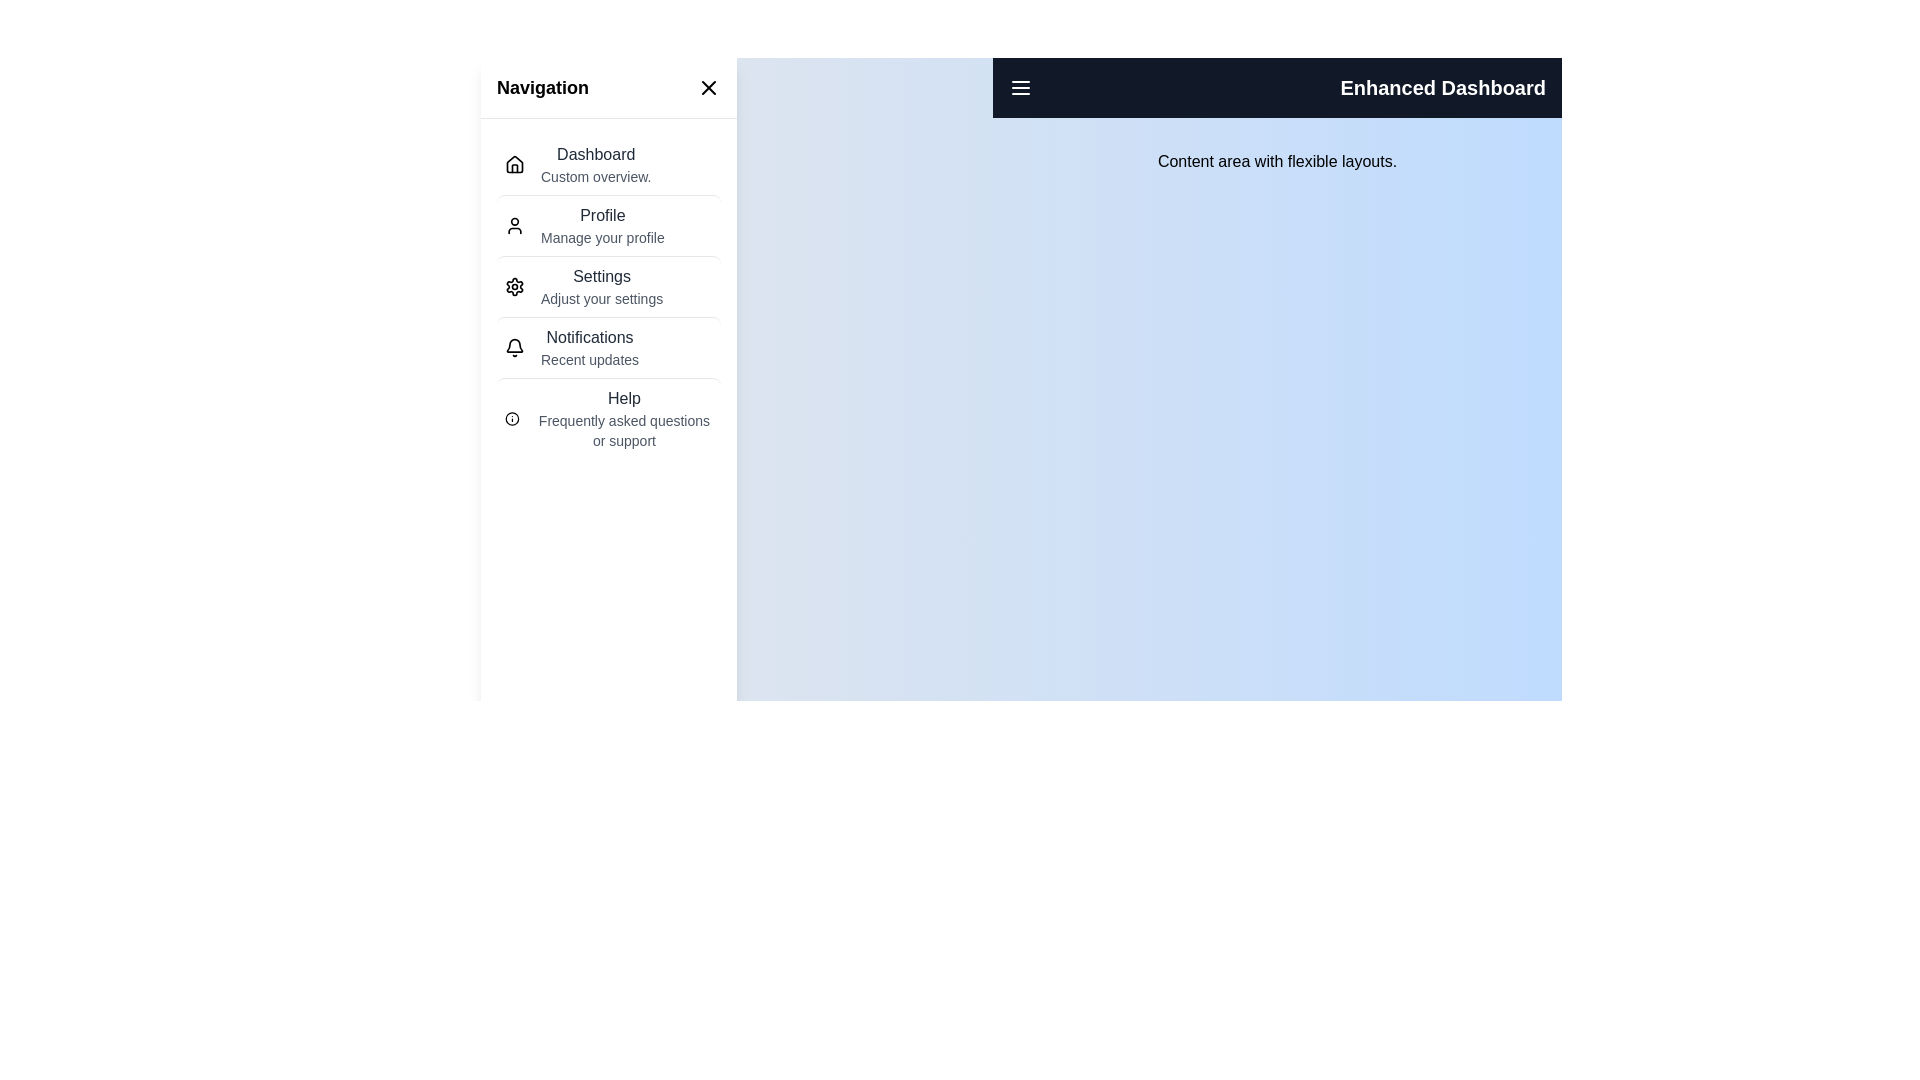 The height and width of the screenshot is (1080, 1920). What do you see at coordinates (608, 416) in the screenshot?
I see `the fifth list item in the vertical navigation menu labeled 'Help', which includes an information icon and text below 'Notifications'` at bounding box center [608, 416].